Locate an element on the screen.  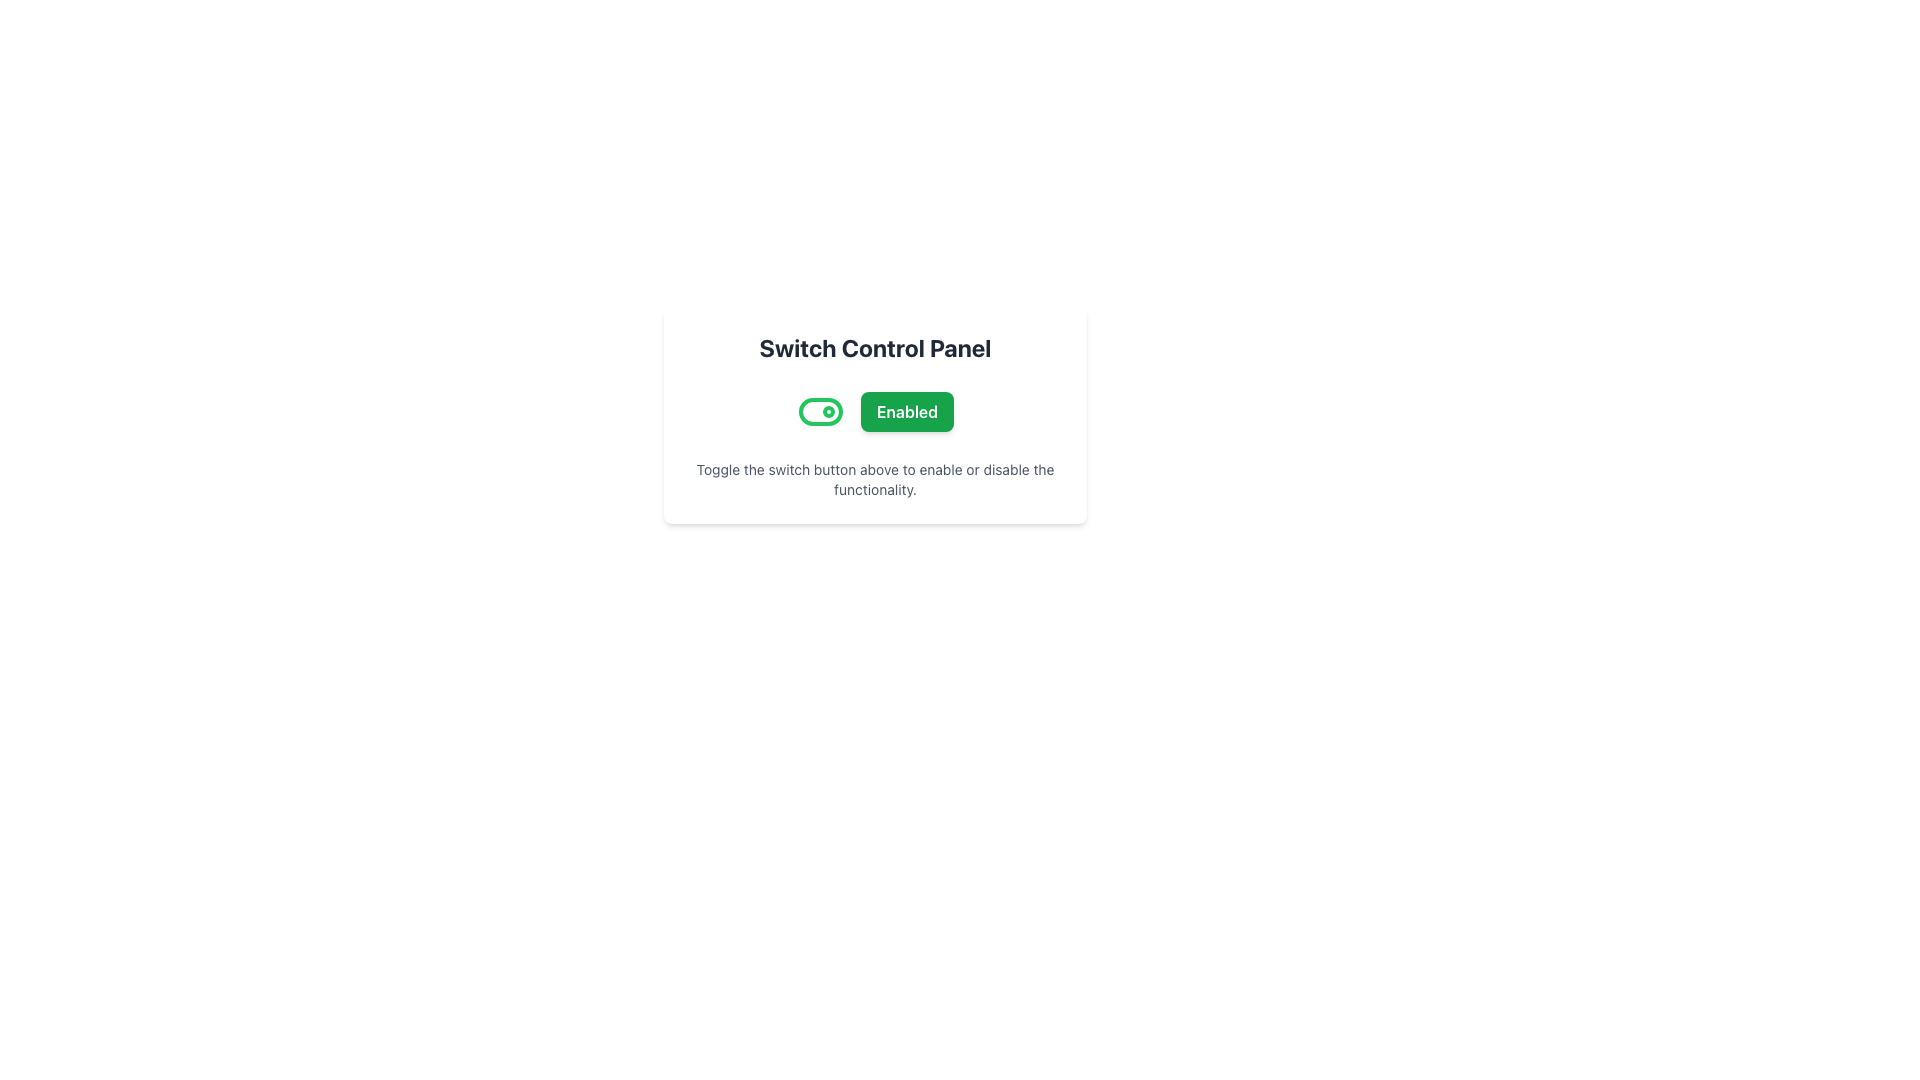
the 'Enabled' button located below the 'Switch Control Panel' title is located at coordinates (875, 411).